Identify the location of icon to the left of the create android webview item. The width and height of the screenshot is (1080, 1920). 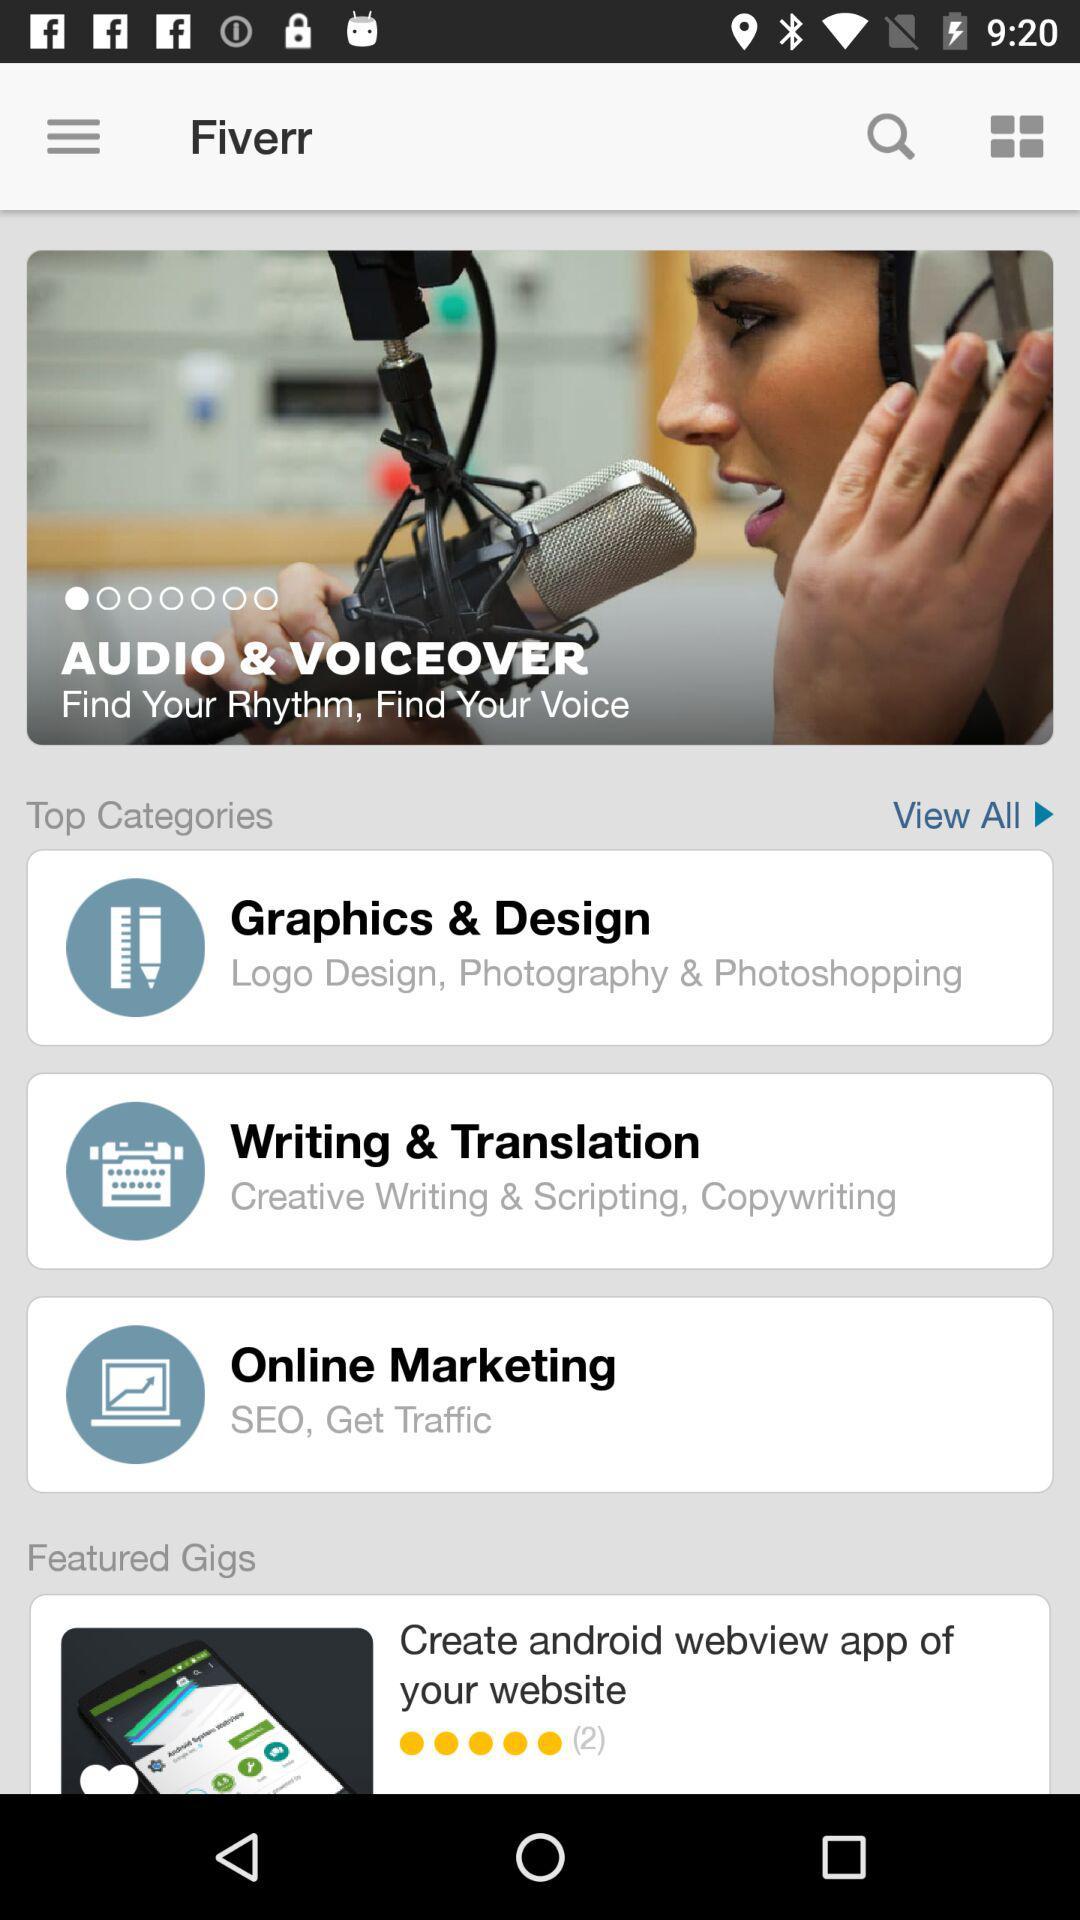
(217, 1709).